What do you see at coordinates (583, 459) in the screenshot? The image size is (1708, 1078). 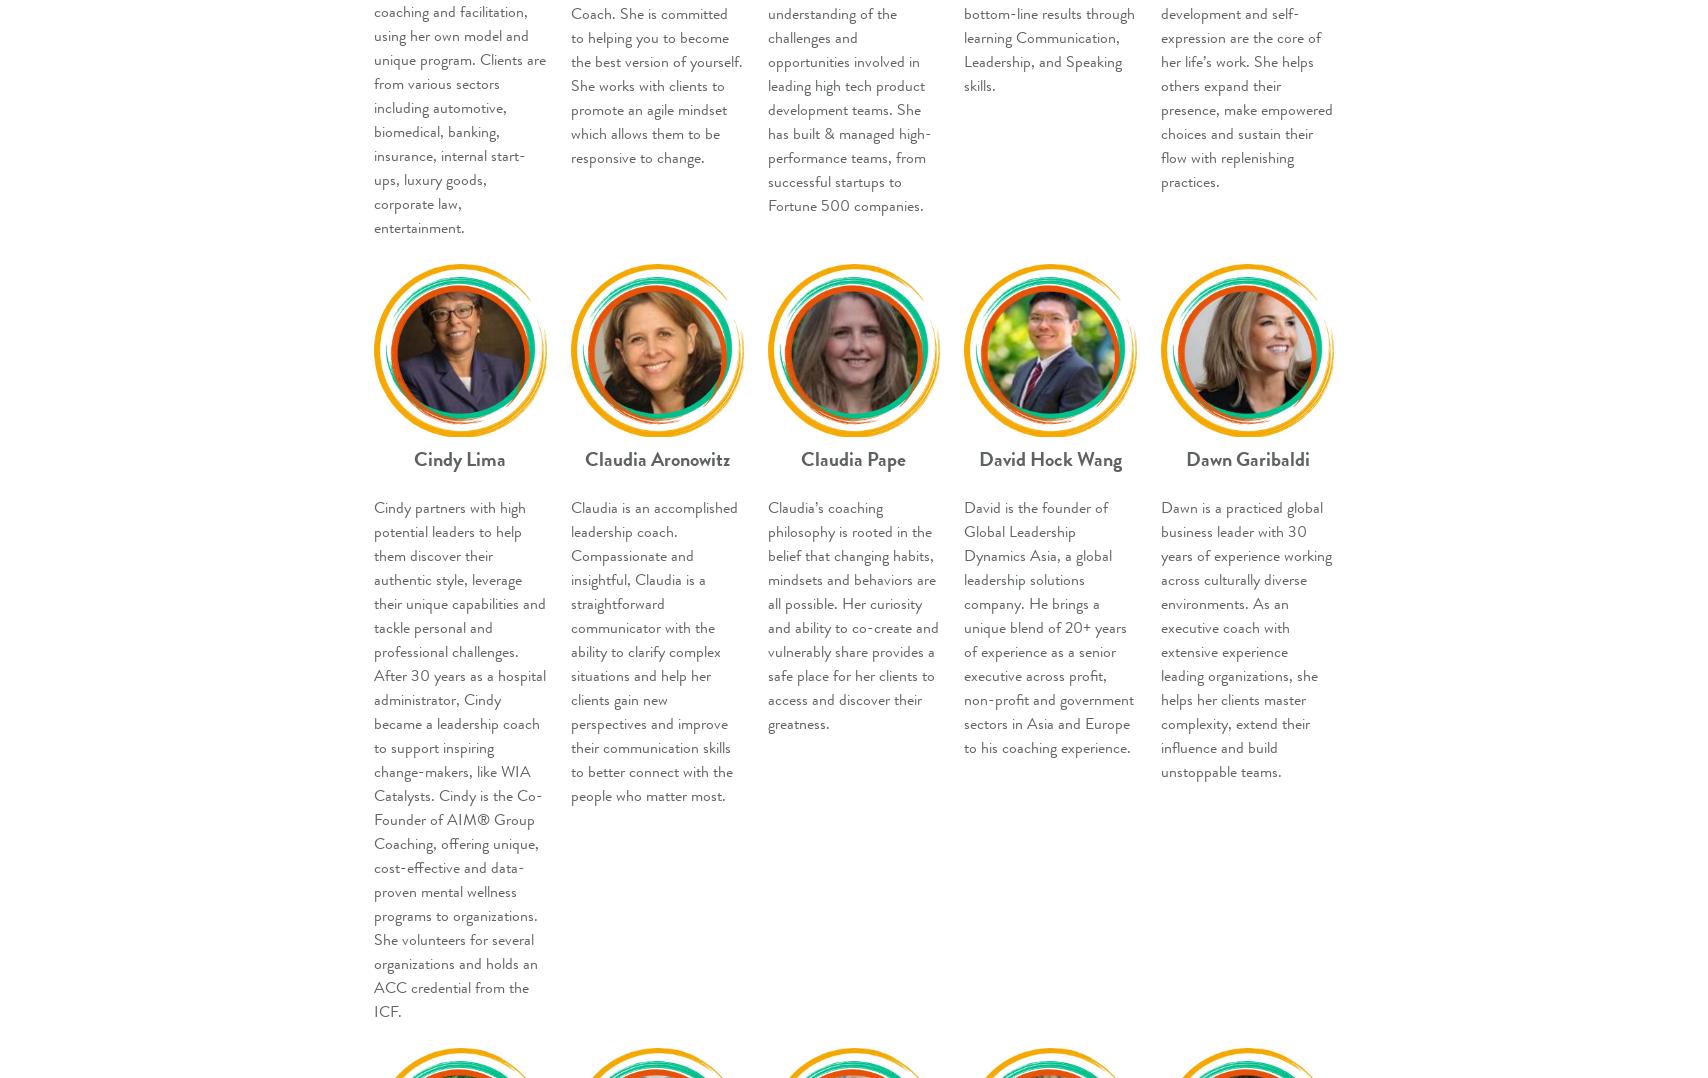 I see `'Claudia Aronowitz'` at bounding box center [583, 459].